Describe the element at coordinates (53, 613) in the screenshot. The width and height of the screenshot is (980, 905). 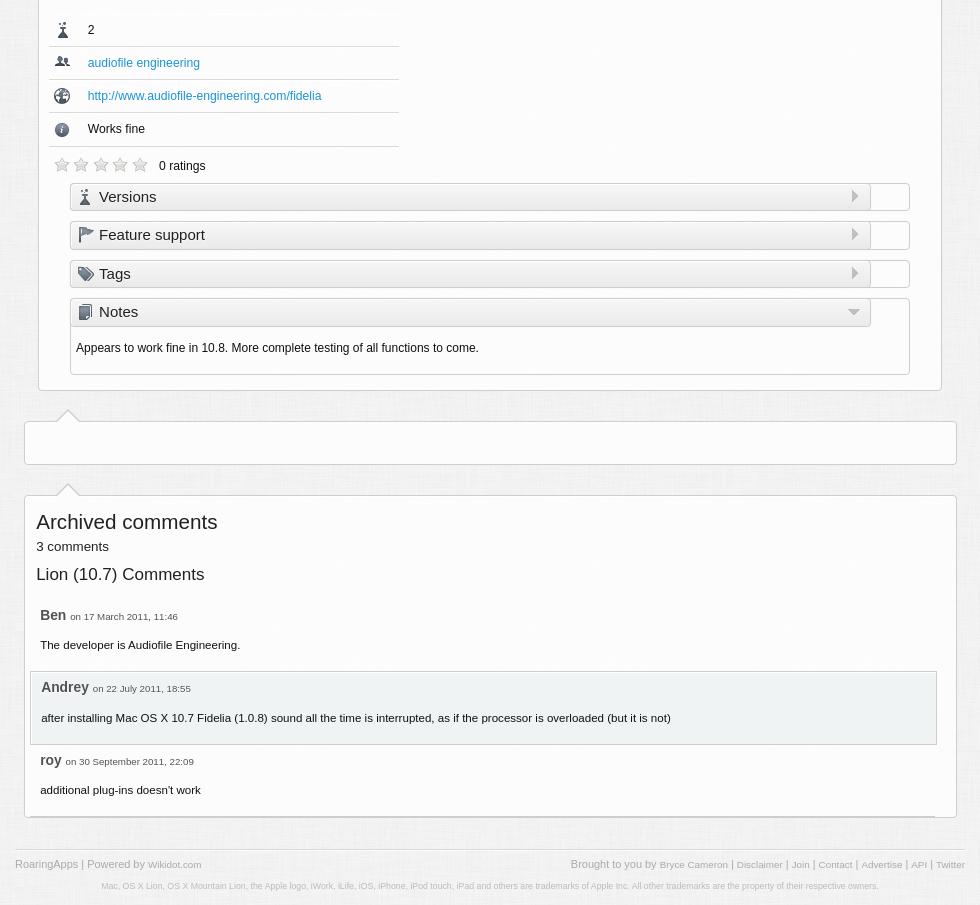
I see `'Ben'` at that location.